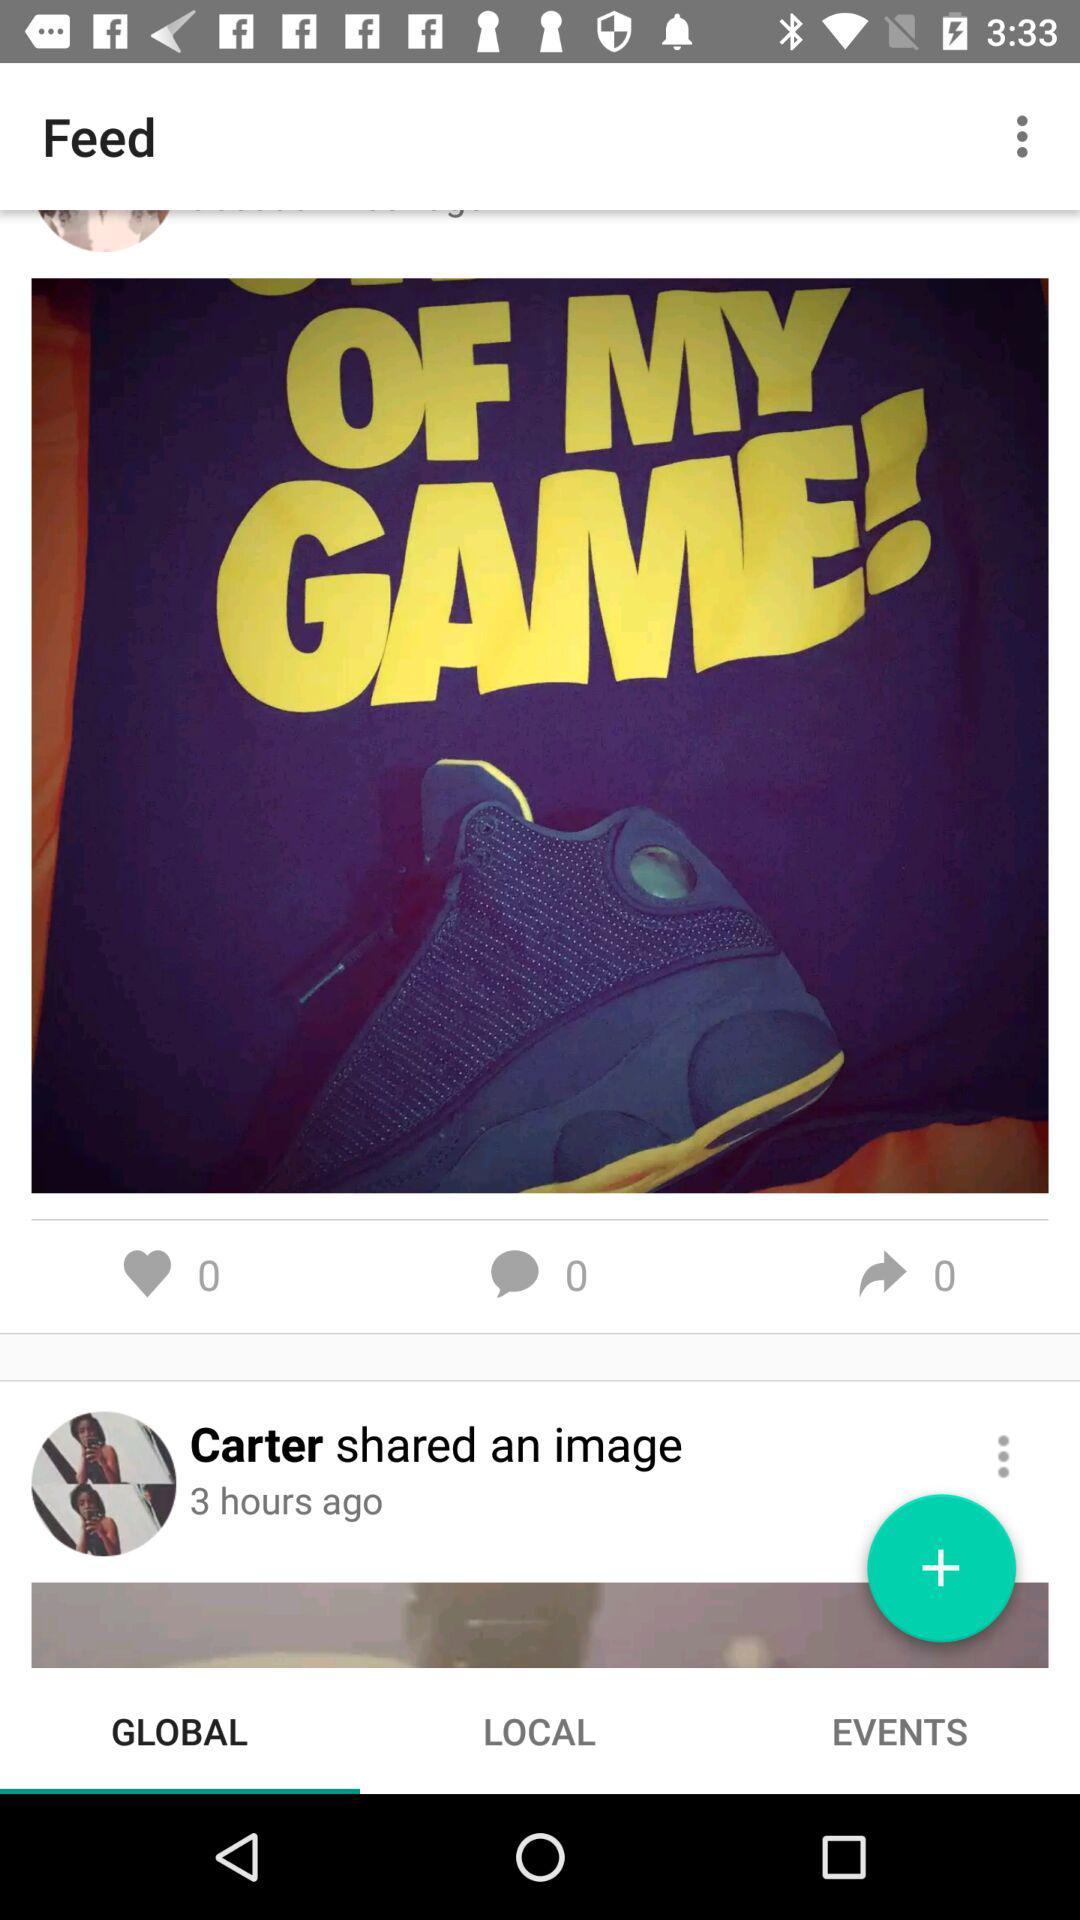 The width and height of the screenshot is (1080, 1920). Describe the element at coordinates (1003, 1456) in the screenshot. I see `more options` at that location.